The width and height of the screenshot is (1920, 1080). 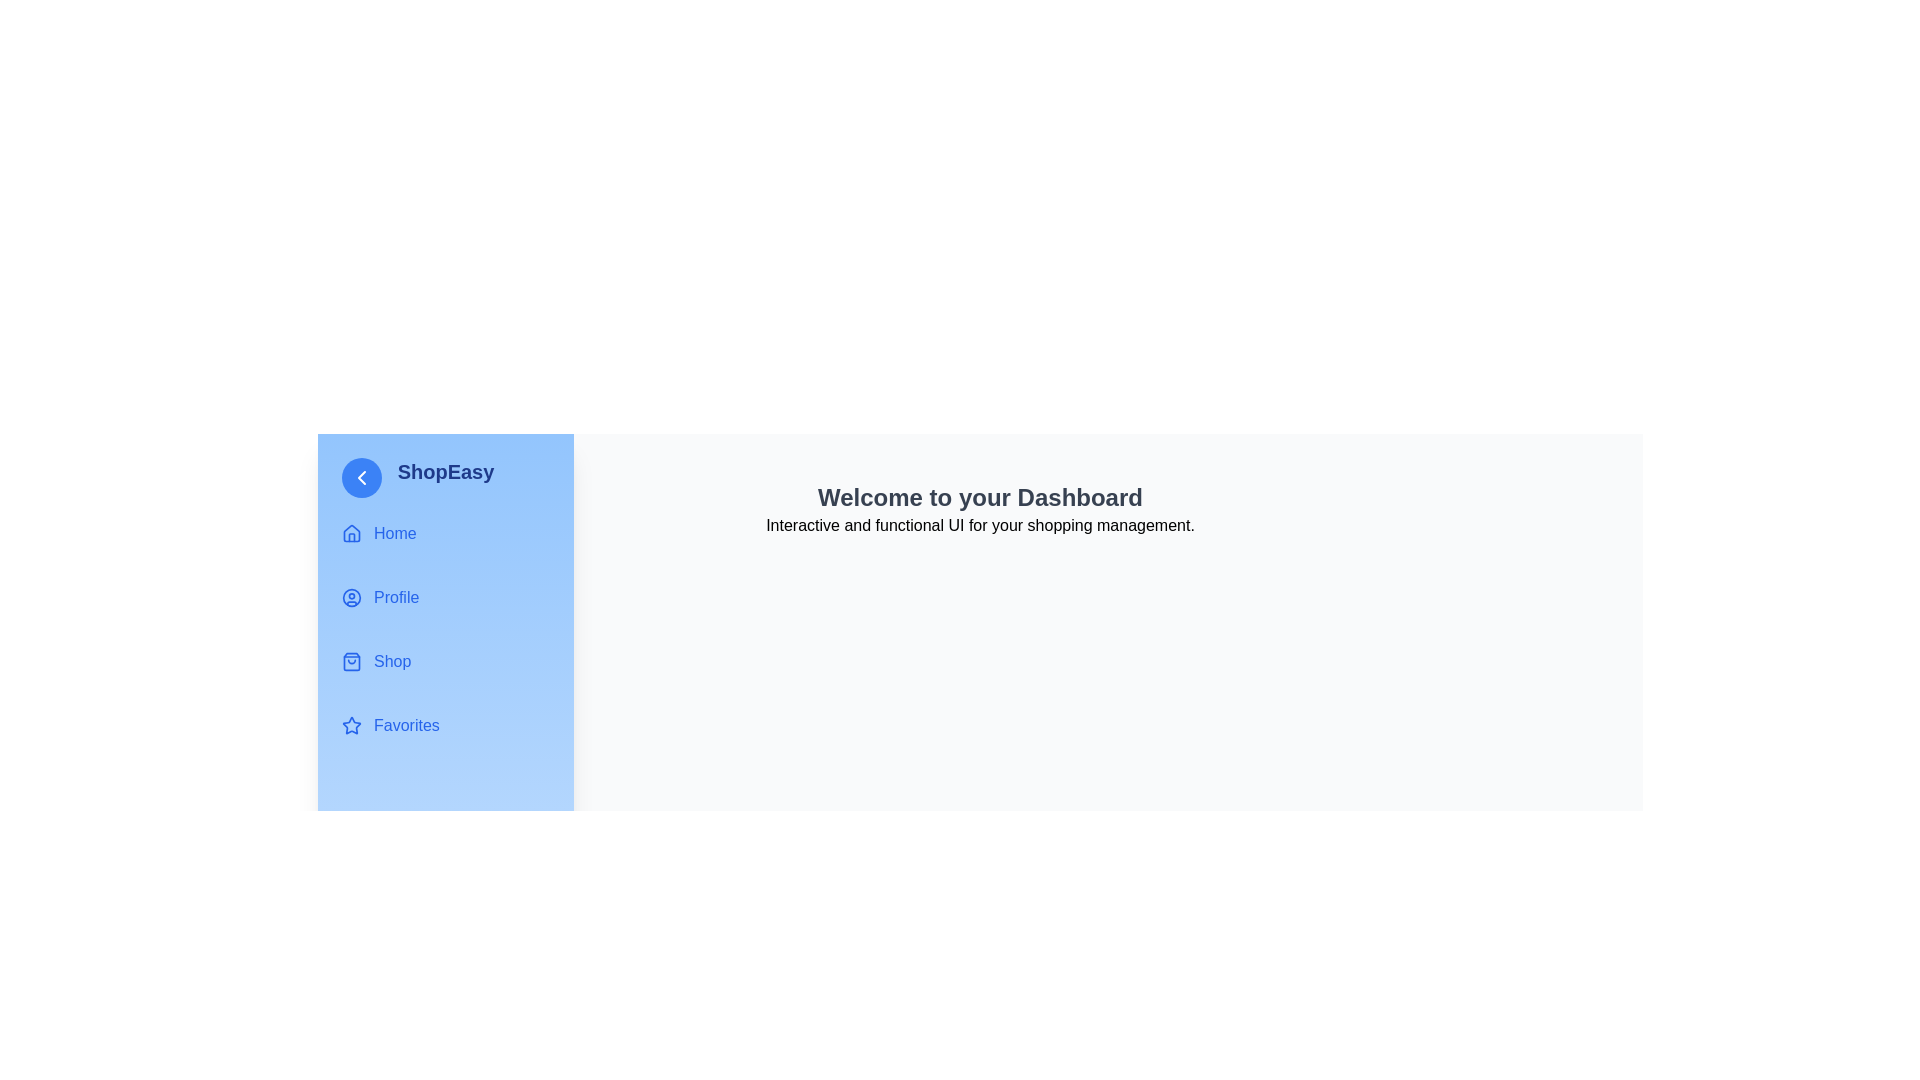 What do you see at coordinates (980, 524) in the screenshot?
I see `the text element reading 'Interactive and functional UI for your shopping management.' which is positioned directly below the title 'Welcome to your Dashboard'` at bounding box center [980, 524].